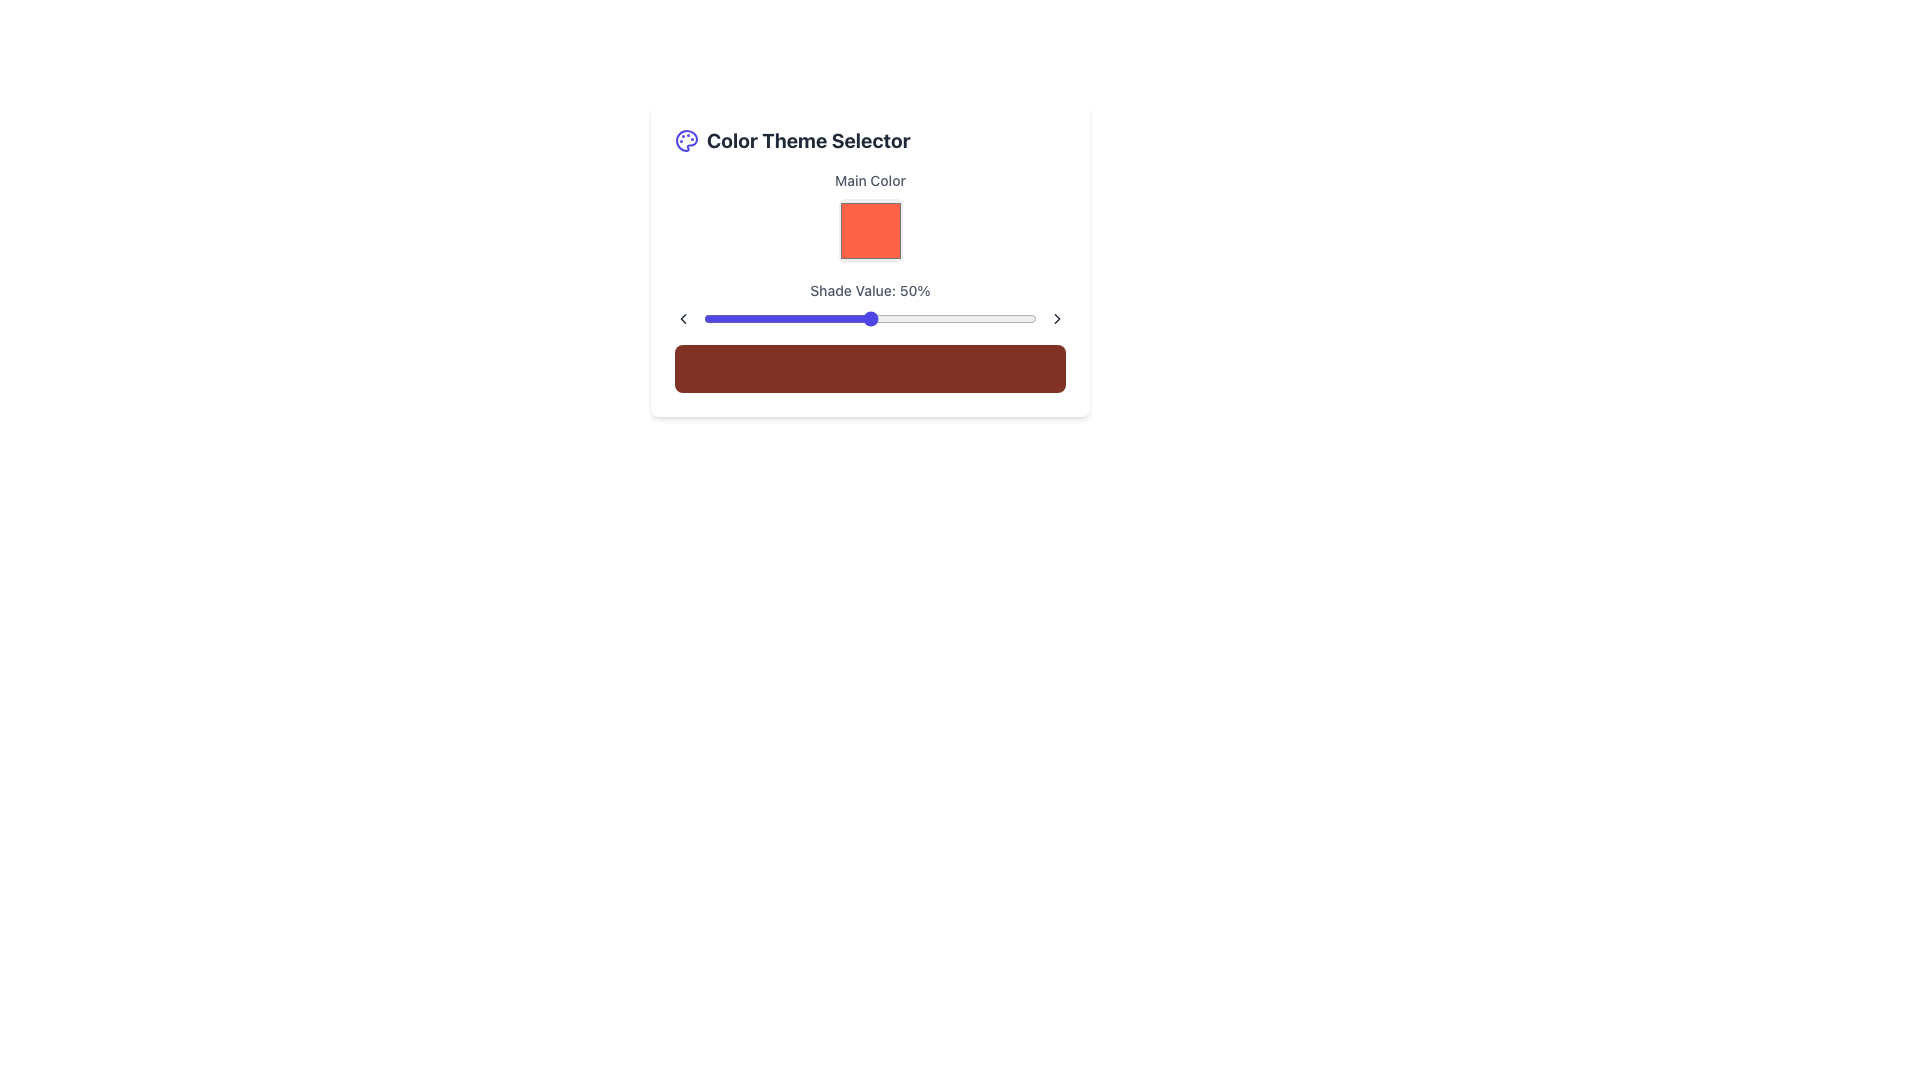  Describe the element at coordinates (683, 318) in the screenshot. I see `the white-filled left-pointing chevron icon with a black stroke, located next to the text 'Shade Value: 50%' and the slider interface` at that location.